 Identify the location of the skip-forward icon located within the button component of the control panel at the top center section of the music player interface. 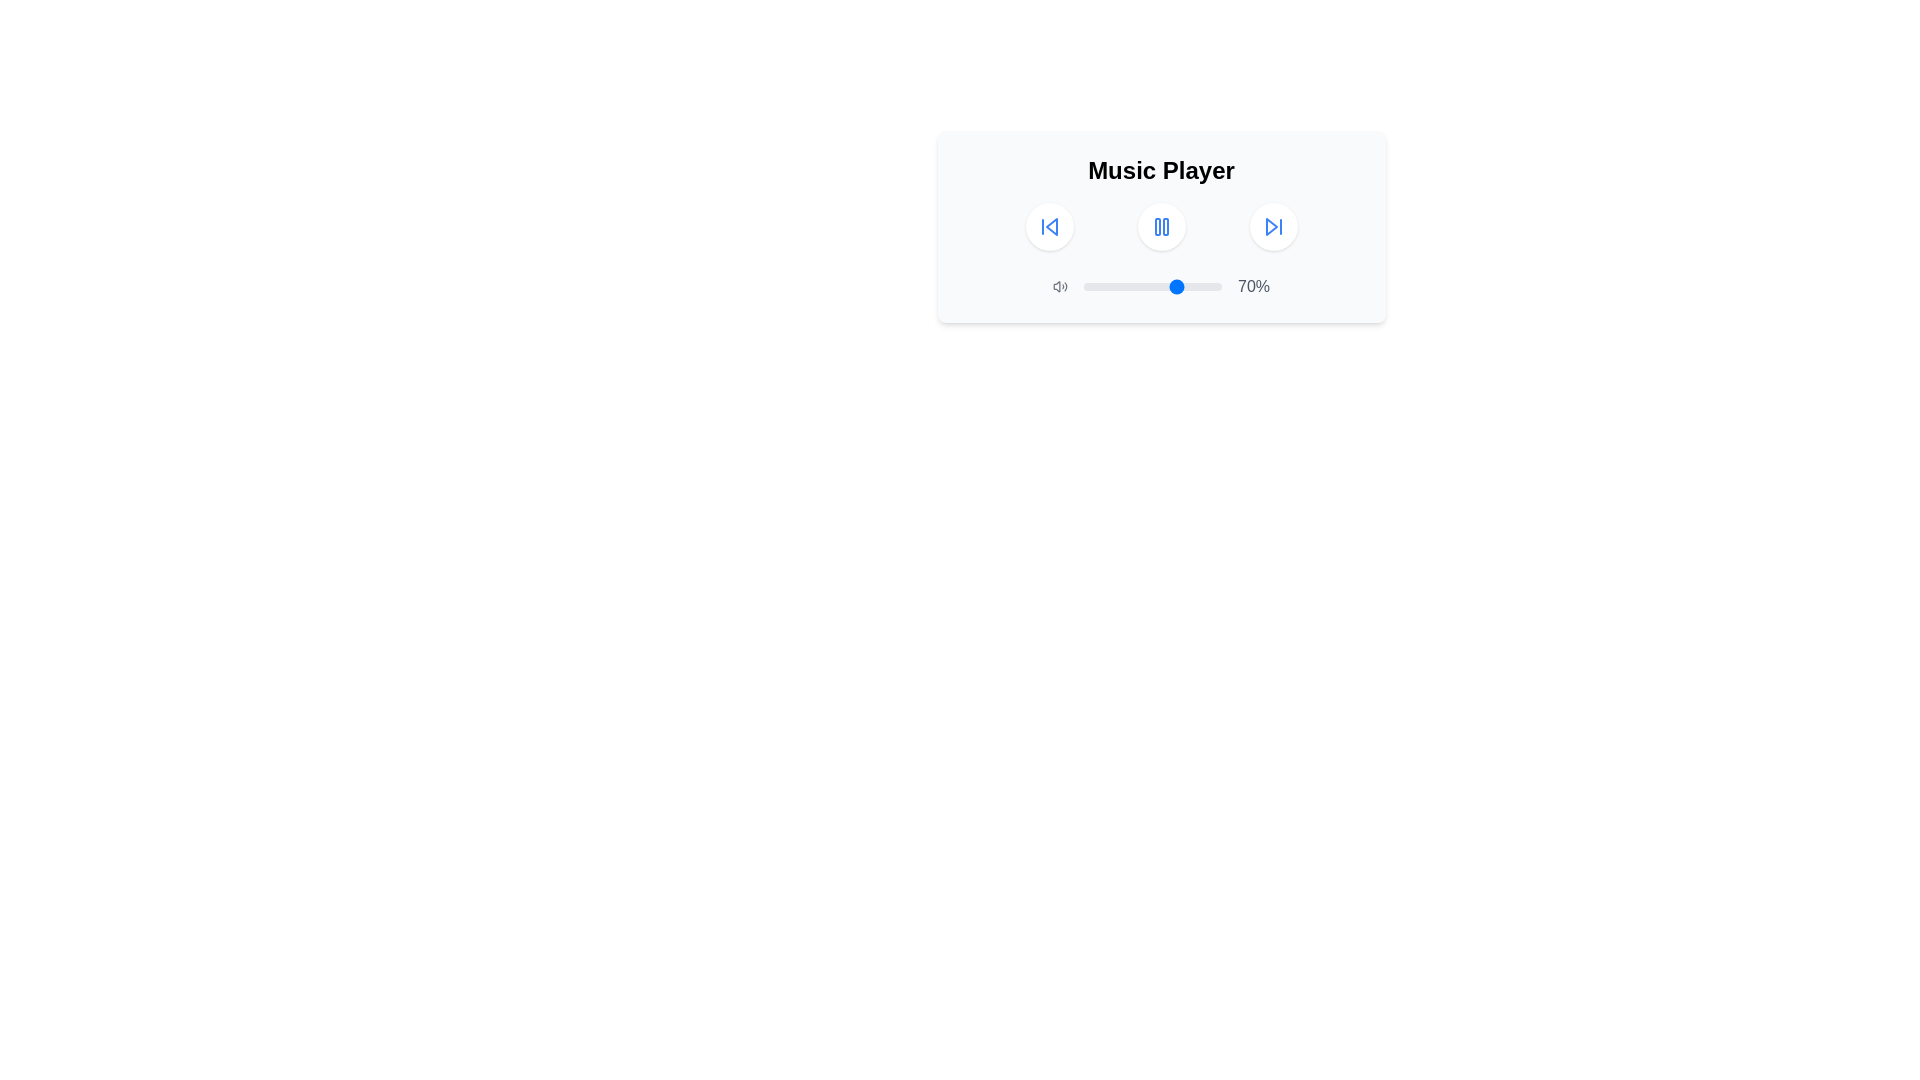
(1270, 226).